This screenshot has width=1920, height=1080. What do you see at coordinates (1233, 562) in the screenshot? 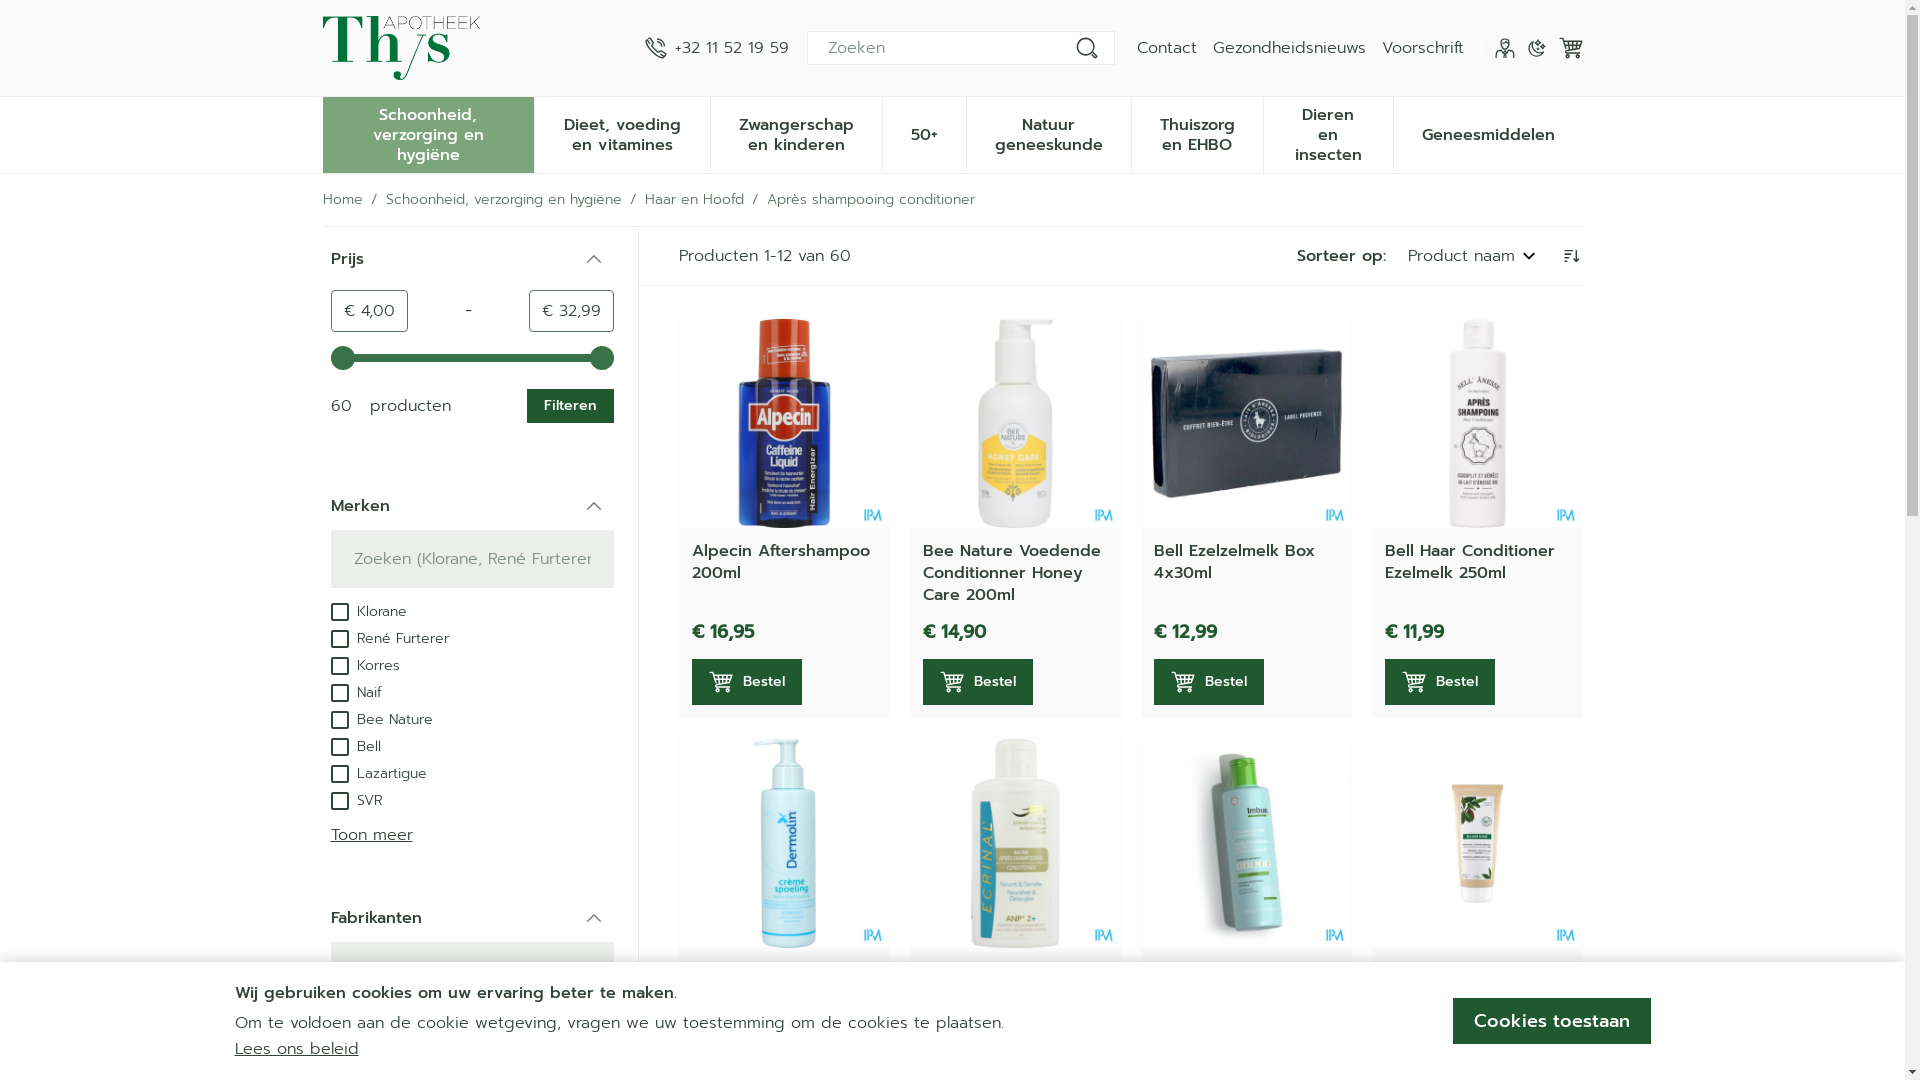
I see `'Bell Ezelzelmelk Box 4x30ml'` at bounding box center [1233, 562].